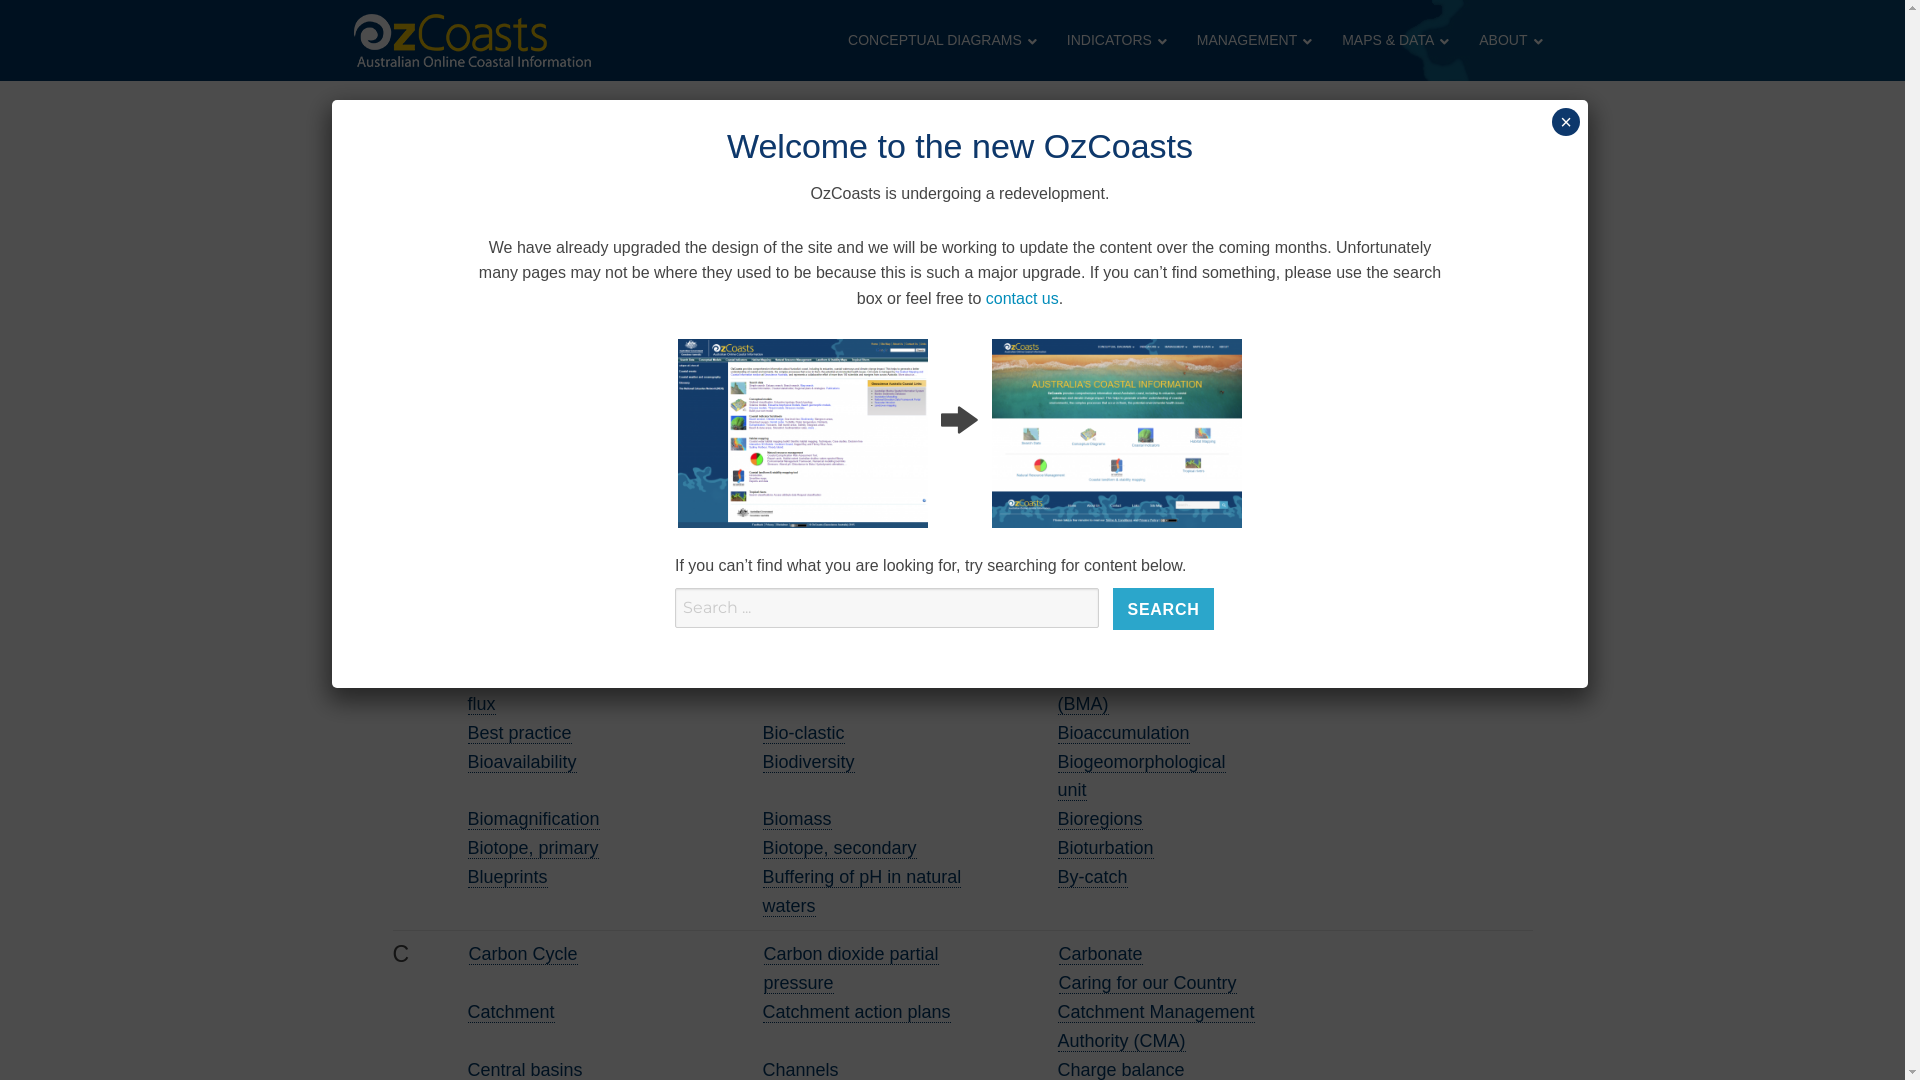 The image size is (1920, 1080). What do you see at coordinates (1142, 775) in the screenshot?
I see `'Biogeomorphological unit'` at bounding box center [1142, 775].